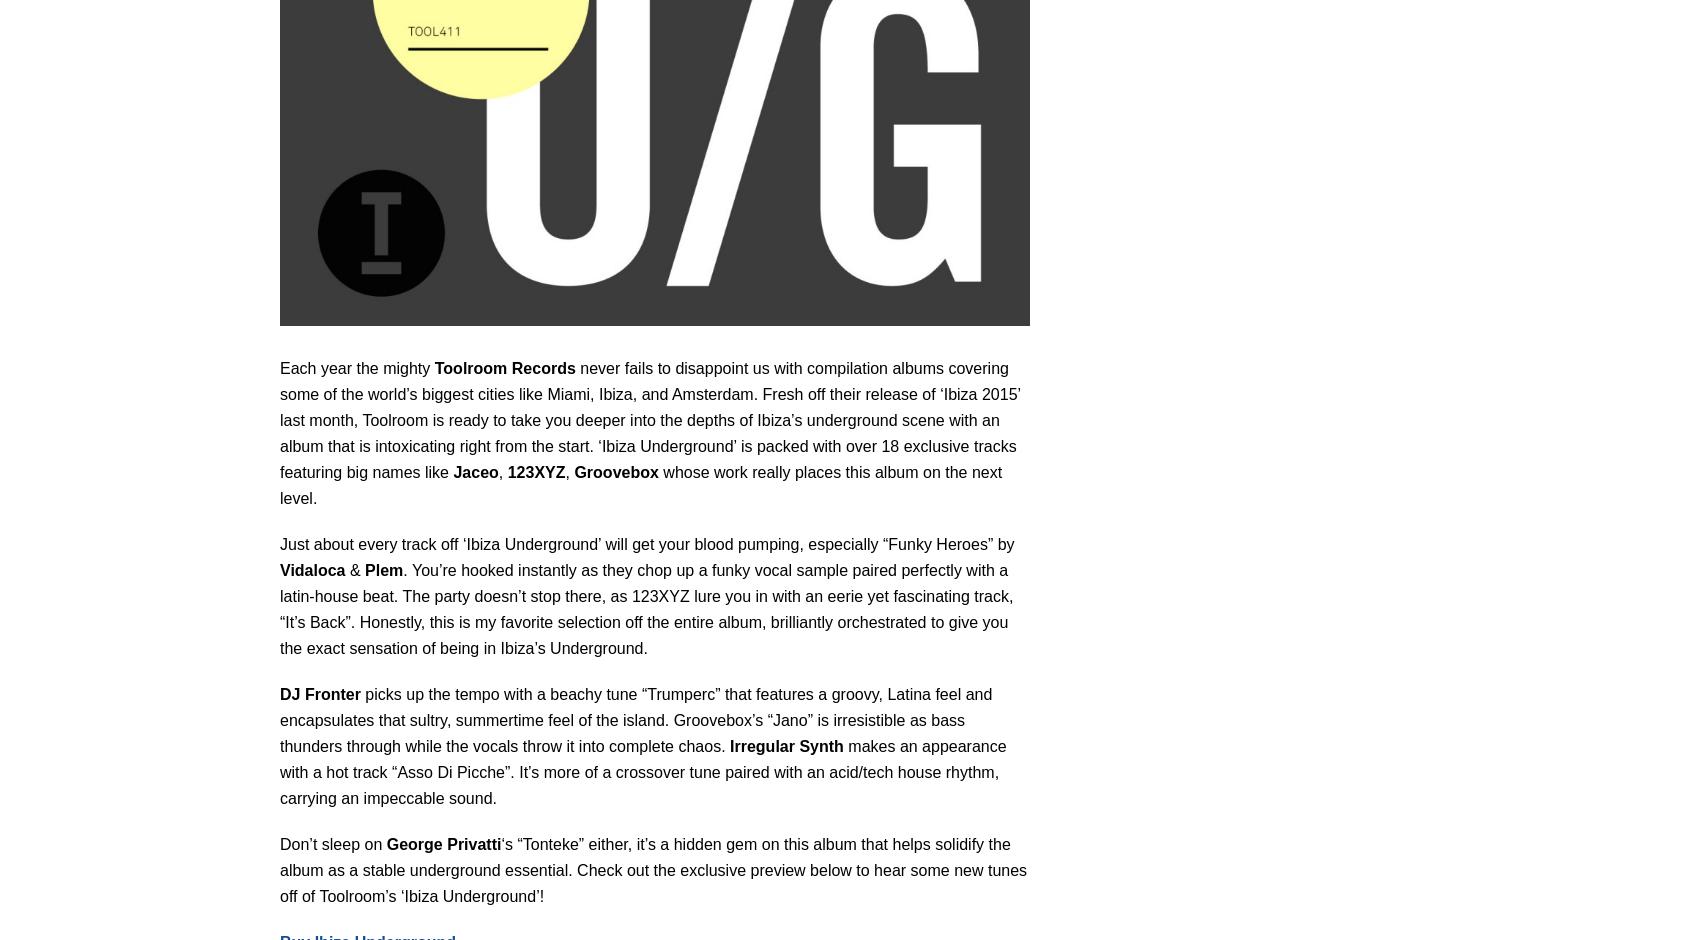  I want to click on '&', so click(353, 569).